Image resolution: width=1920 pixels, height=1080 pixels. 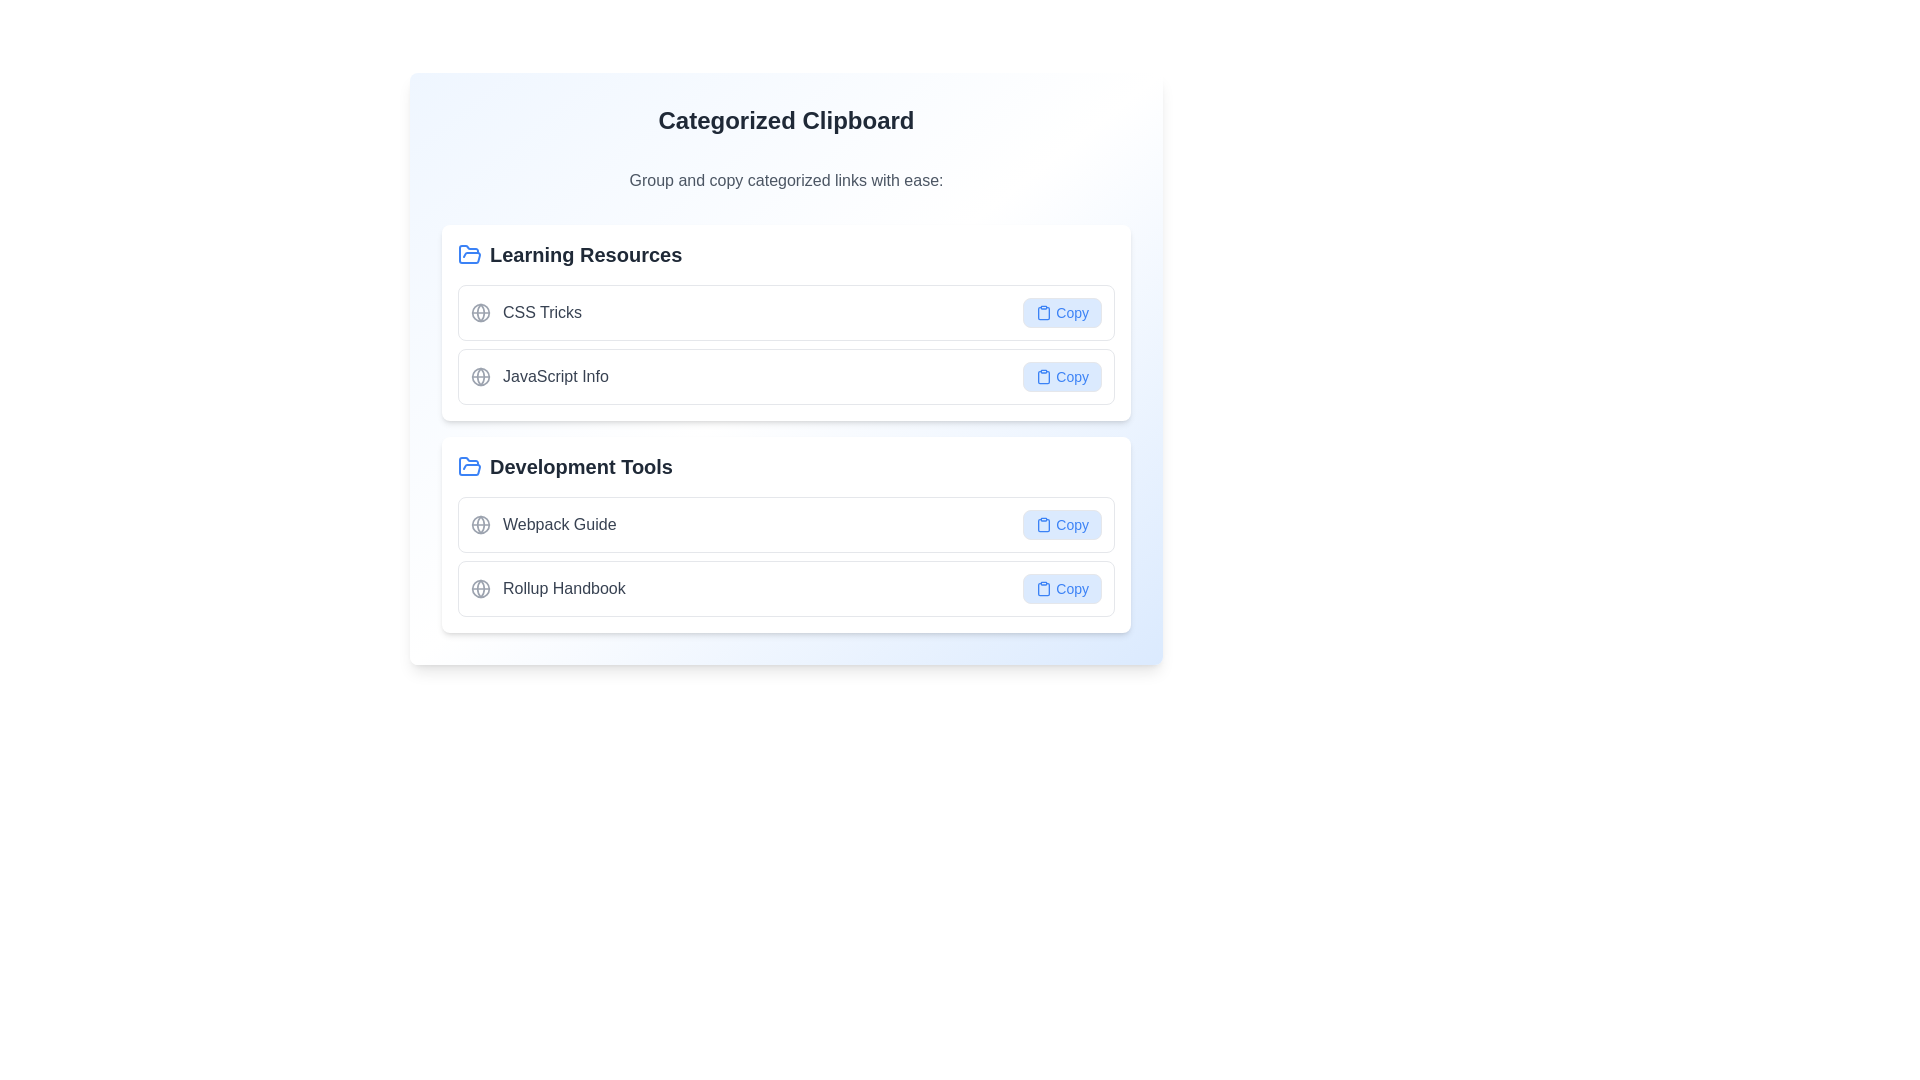 I want to click on the Text label that provides a brief descriptive instruction or context for the categorized links, located below the title 'Categorized Clipboard', so click(x=785, y=181).